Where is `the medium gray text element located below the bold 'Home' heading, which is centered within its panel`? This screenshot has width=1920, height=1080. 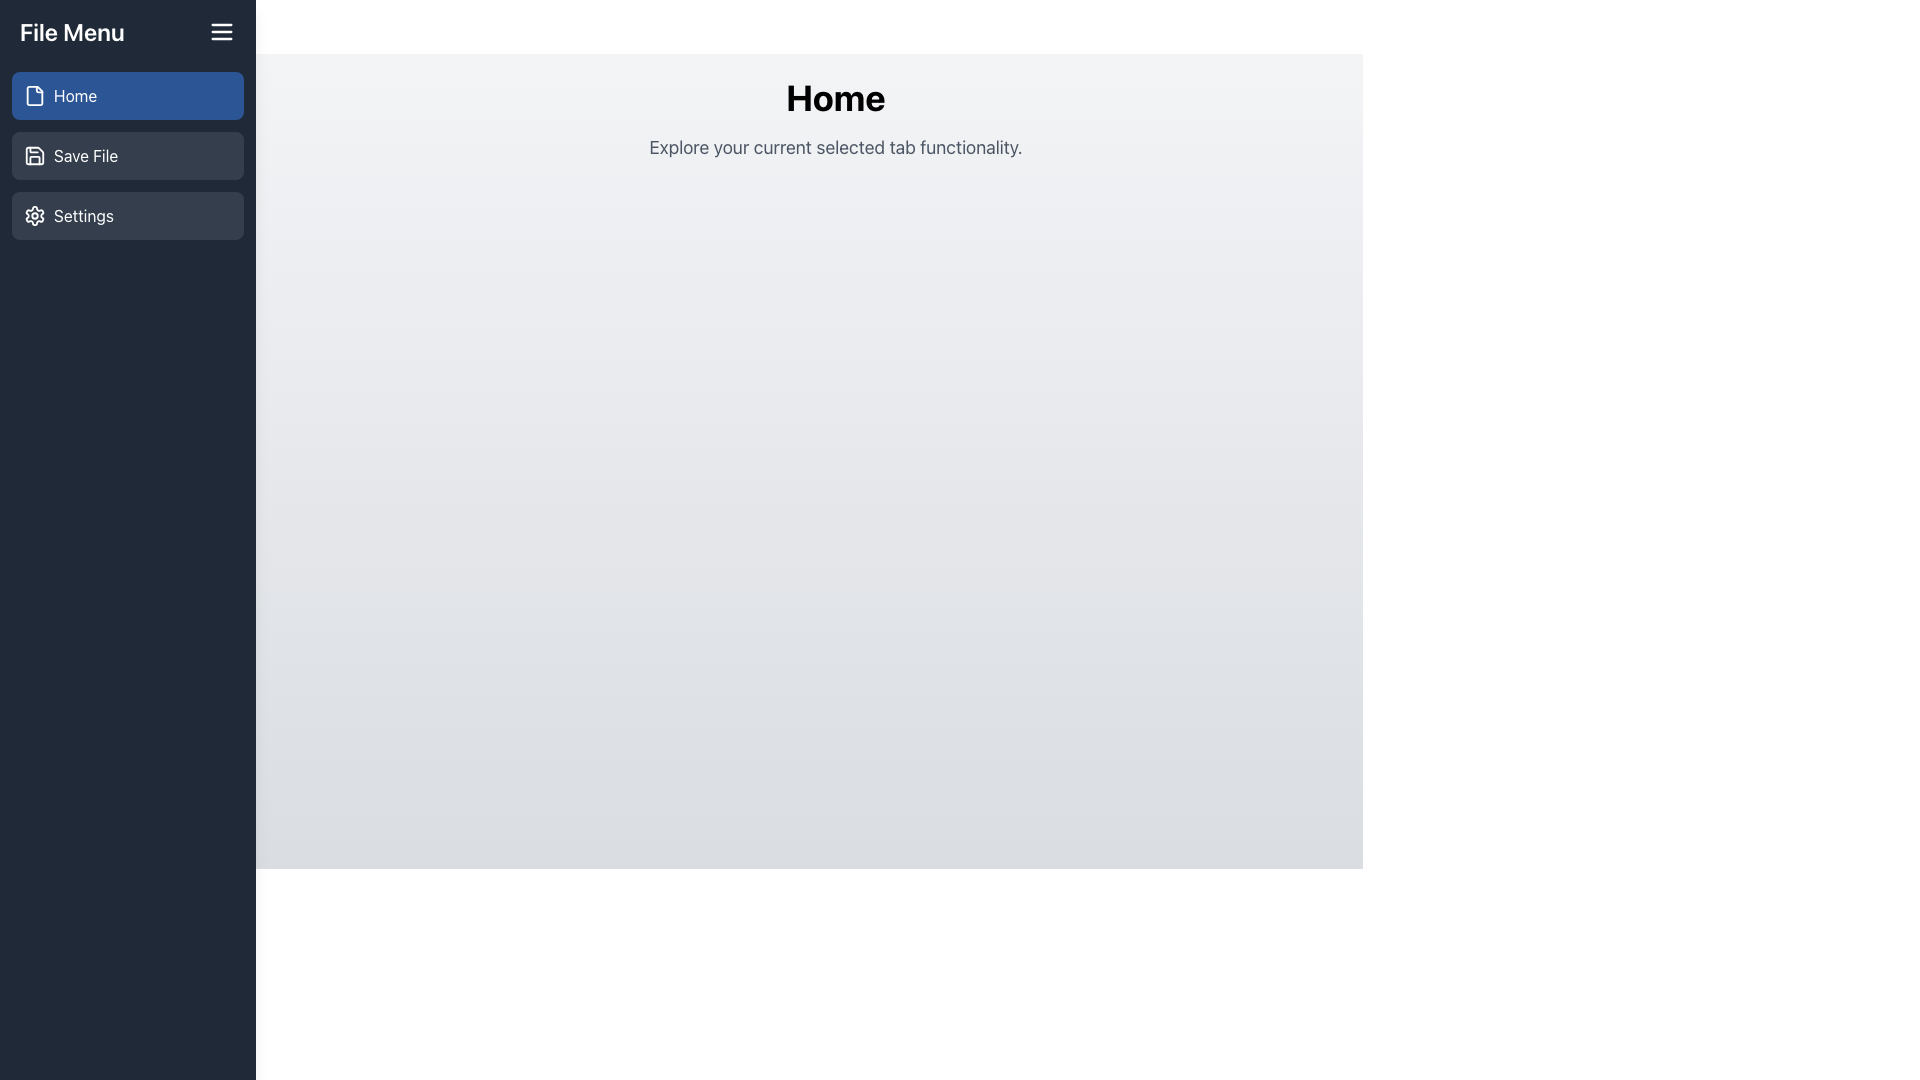
the medium gray text element located below the bold 'Home' heading, which is centered within its panel is located at coordinates (835, 146).